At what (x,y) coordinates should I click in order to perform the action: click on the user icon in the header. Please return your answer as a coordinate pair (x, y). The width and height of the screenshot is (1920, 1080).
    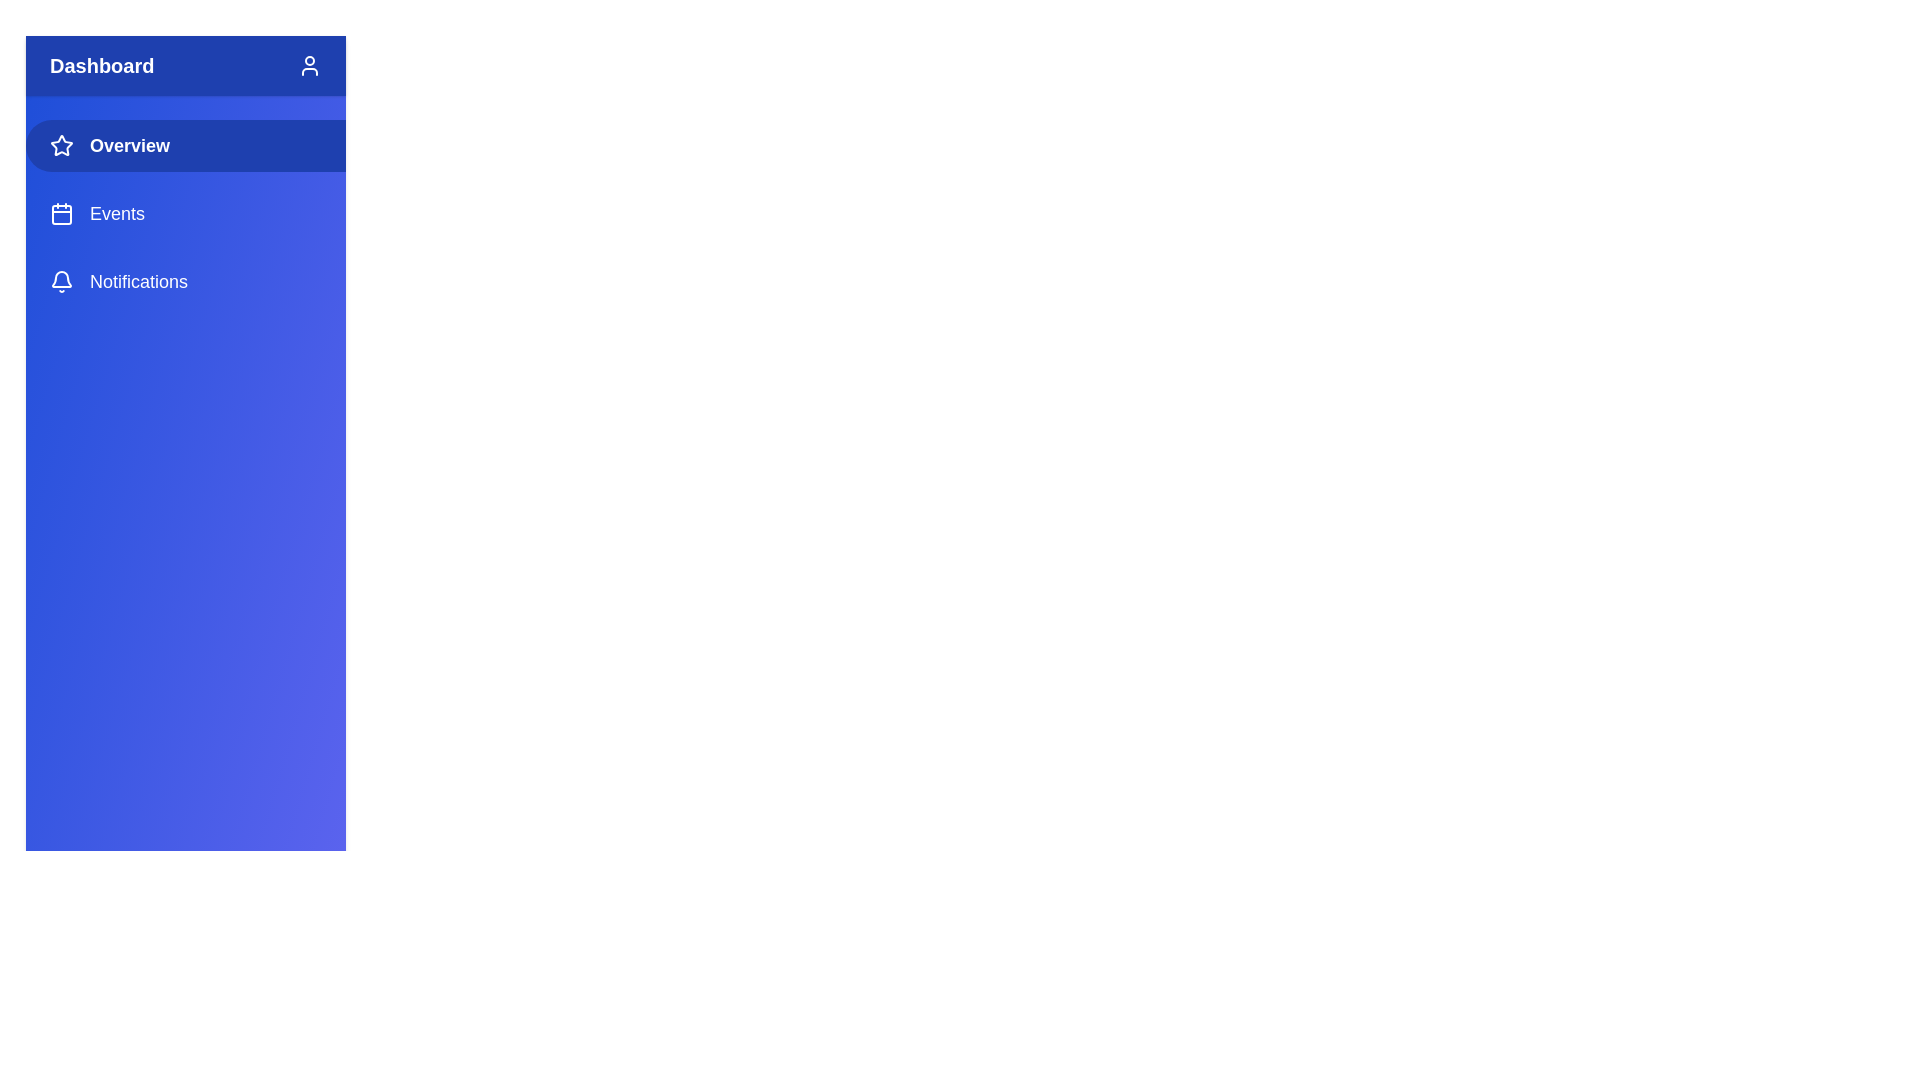
    Looking at the image, I should click on (309, 64).